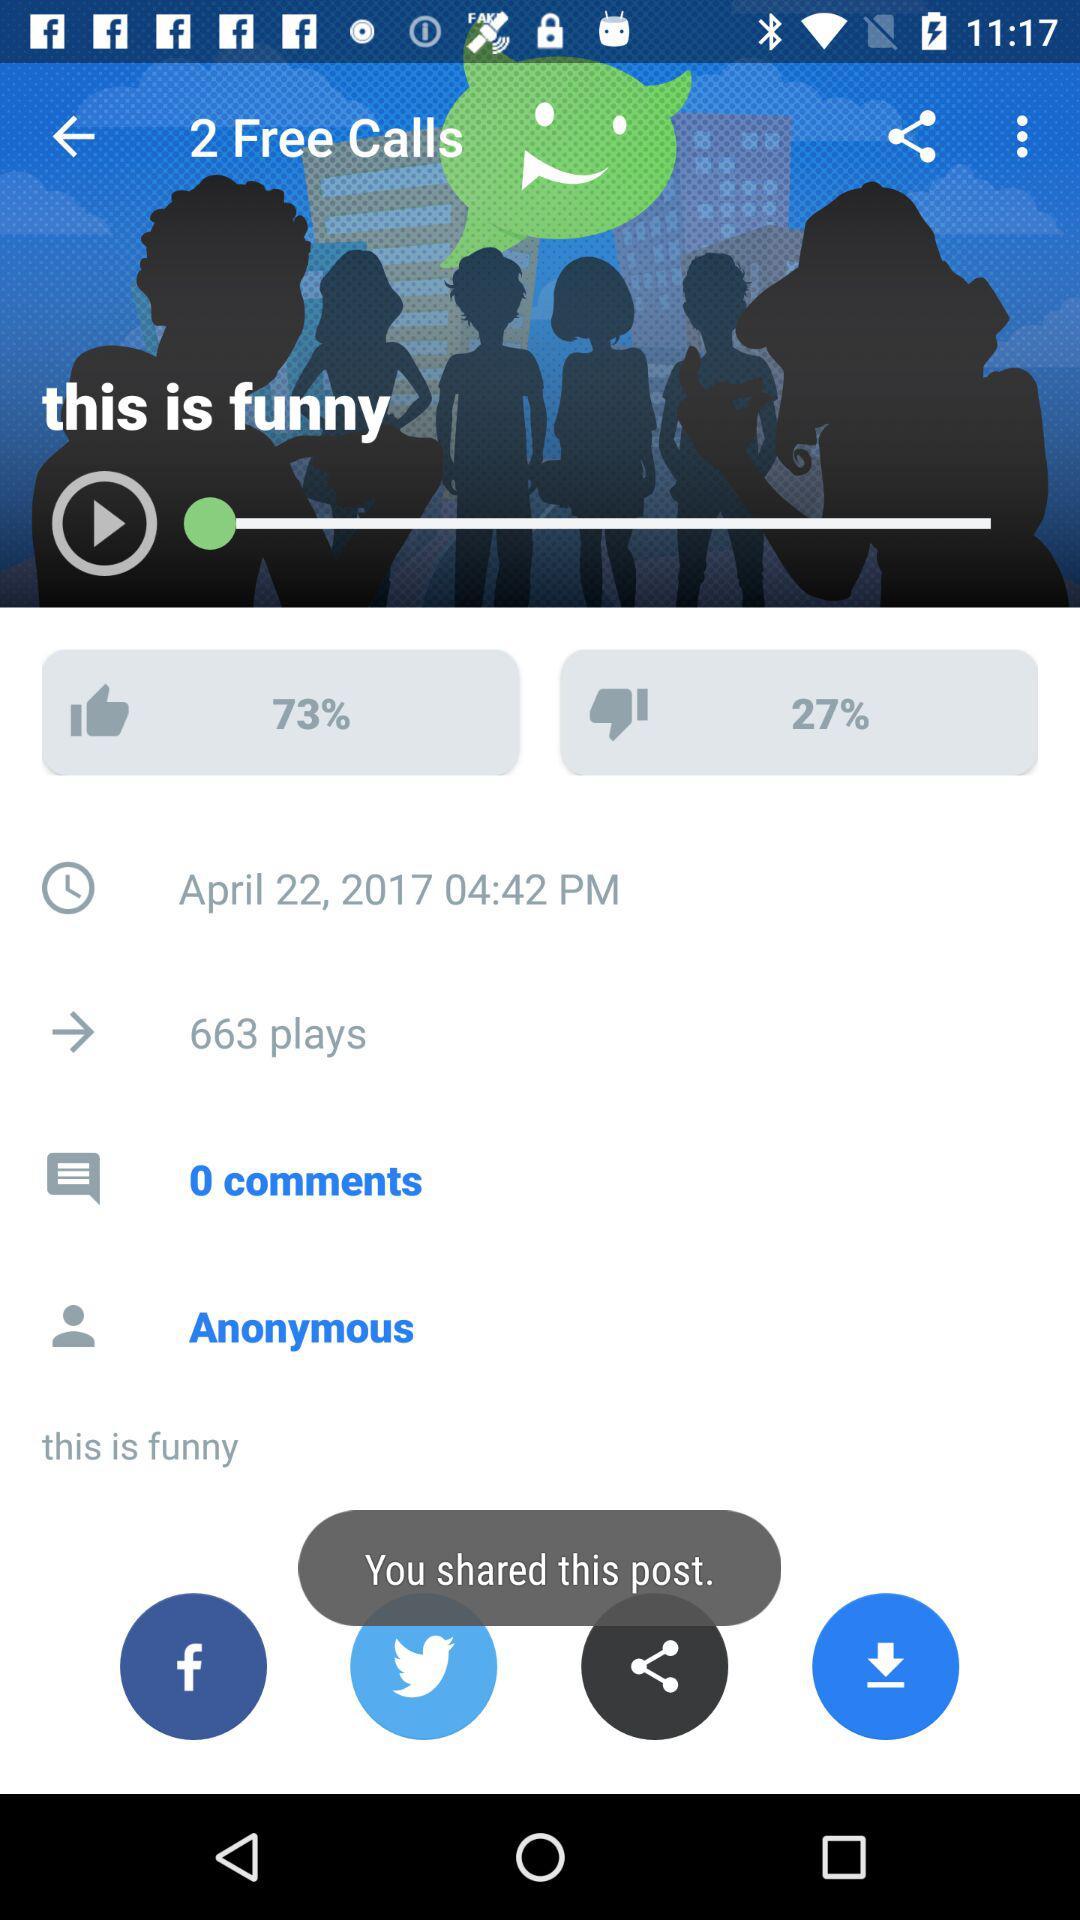 The width and height of the screenshot is (1080, 1920). Describe the element at coordinates (884, 1666) in the screenshot. I see `download button` at that location.